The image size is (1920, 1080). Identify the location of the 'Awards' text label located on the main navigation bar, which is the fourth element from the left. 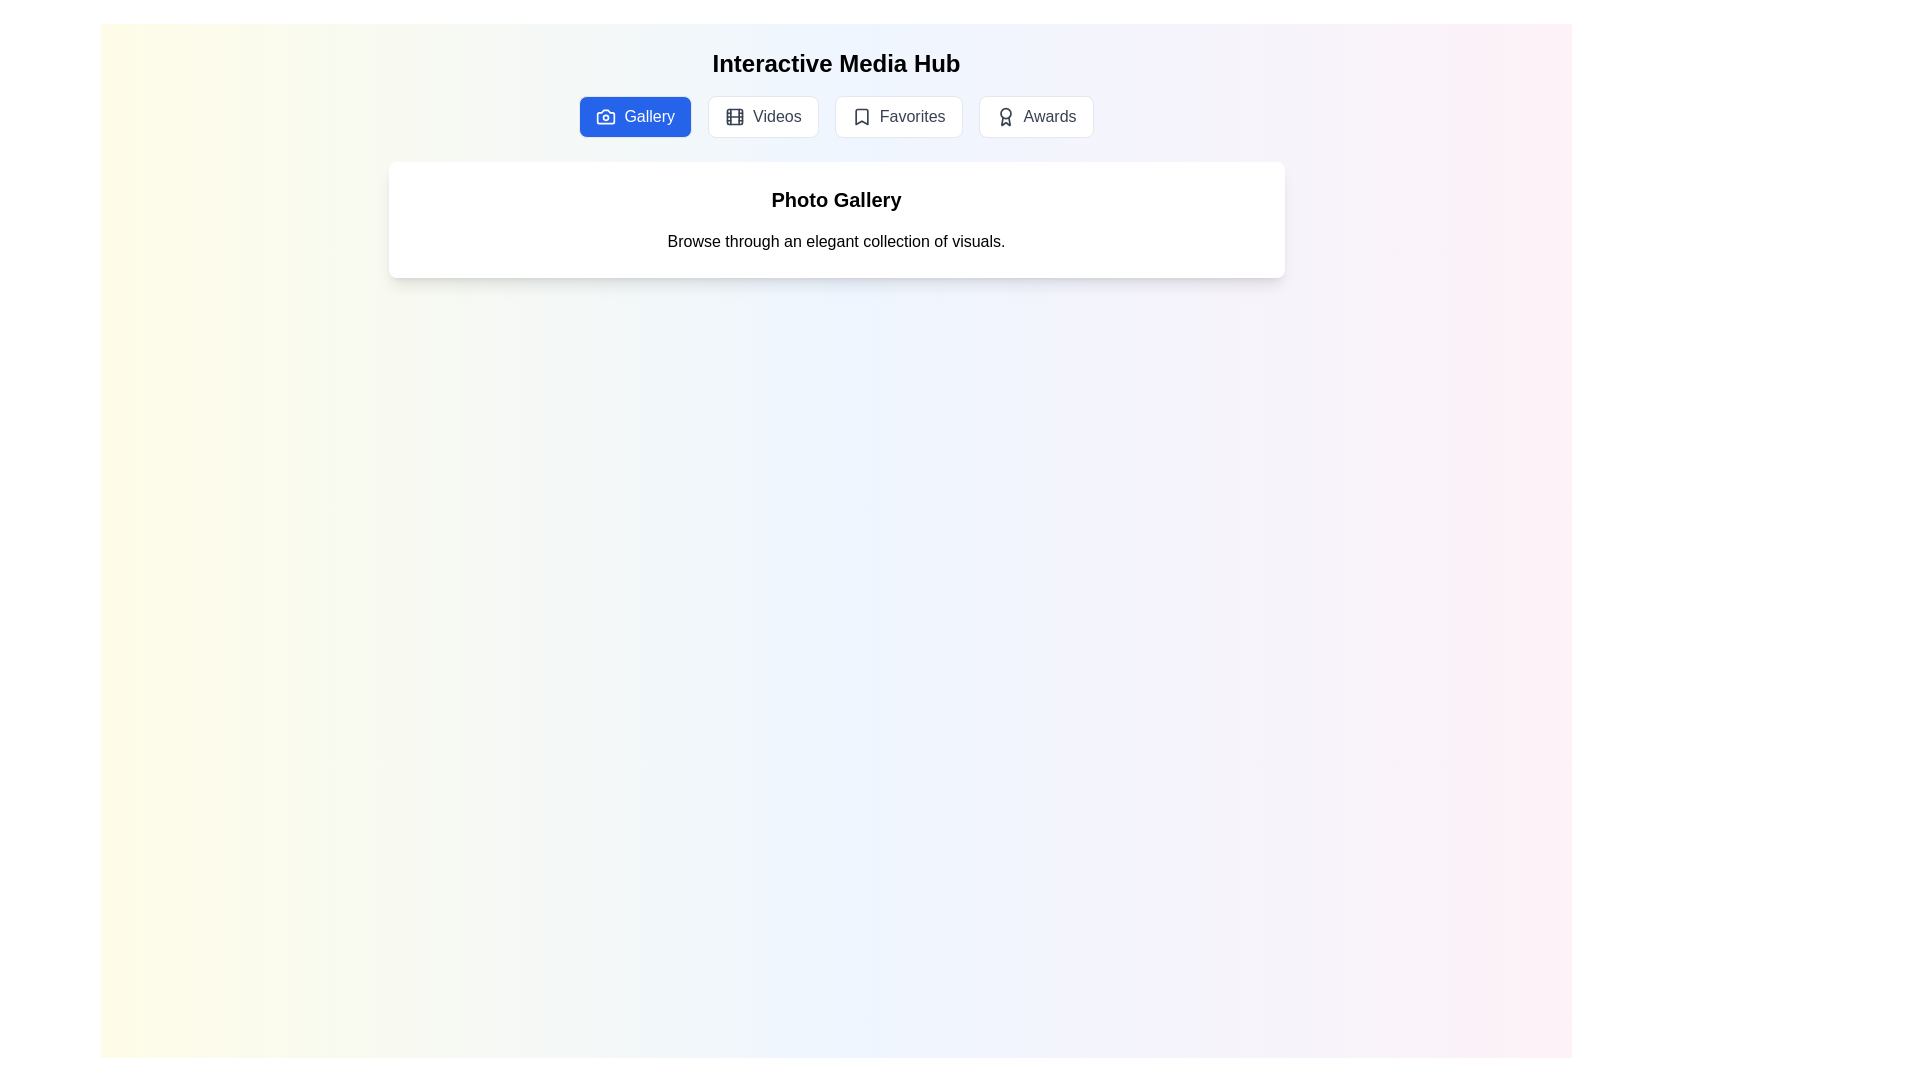
(1049, 116).